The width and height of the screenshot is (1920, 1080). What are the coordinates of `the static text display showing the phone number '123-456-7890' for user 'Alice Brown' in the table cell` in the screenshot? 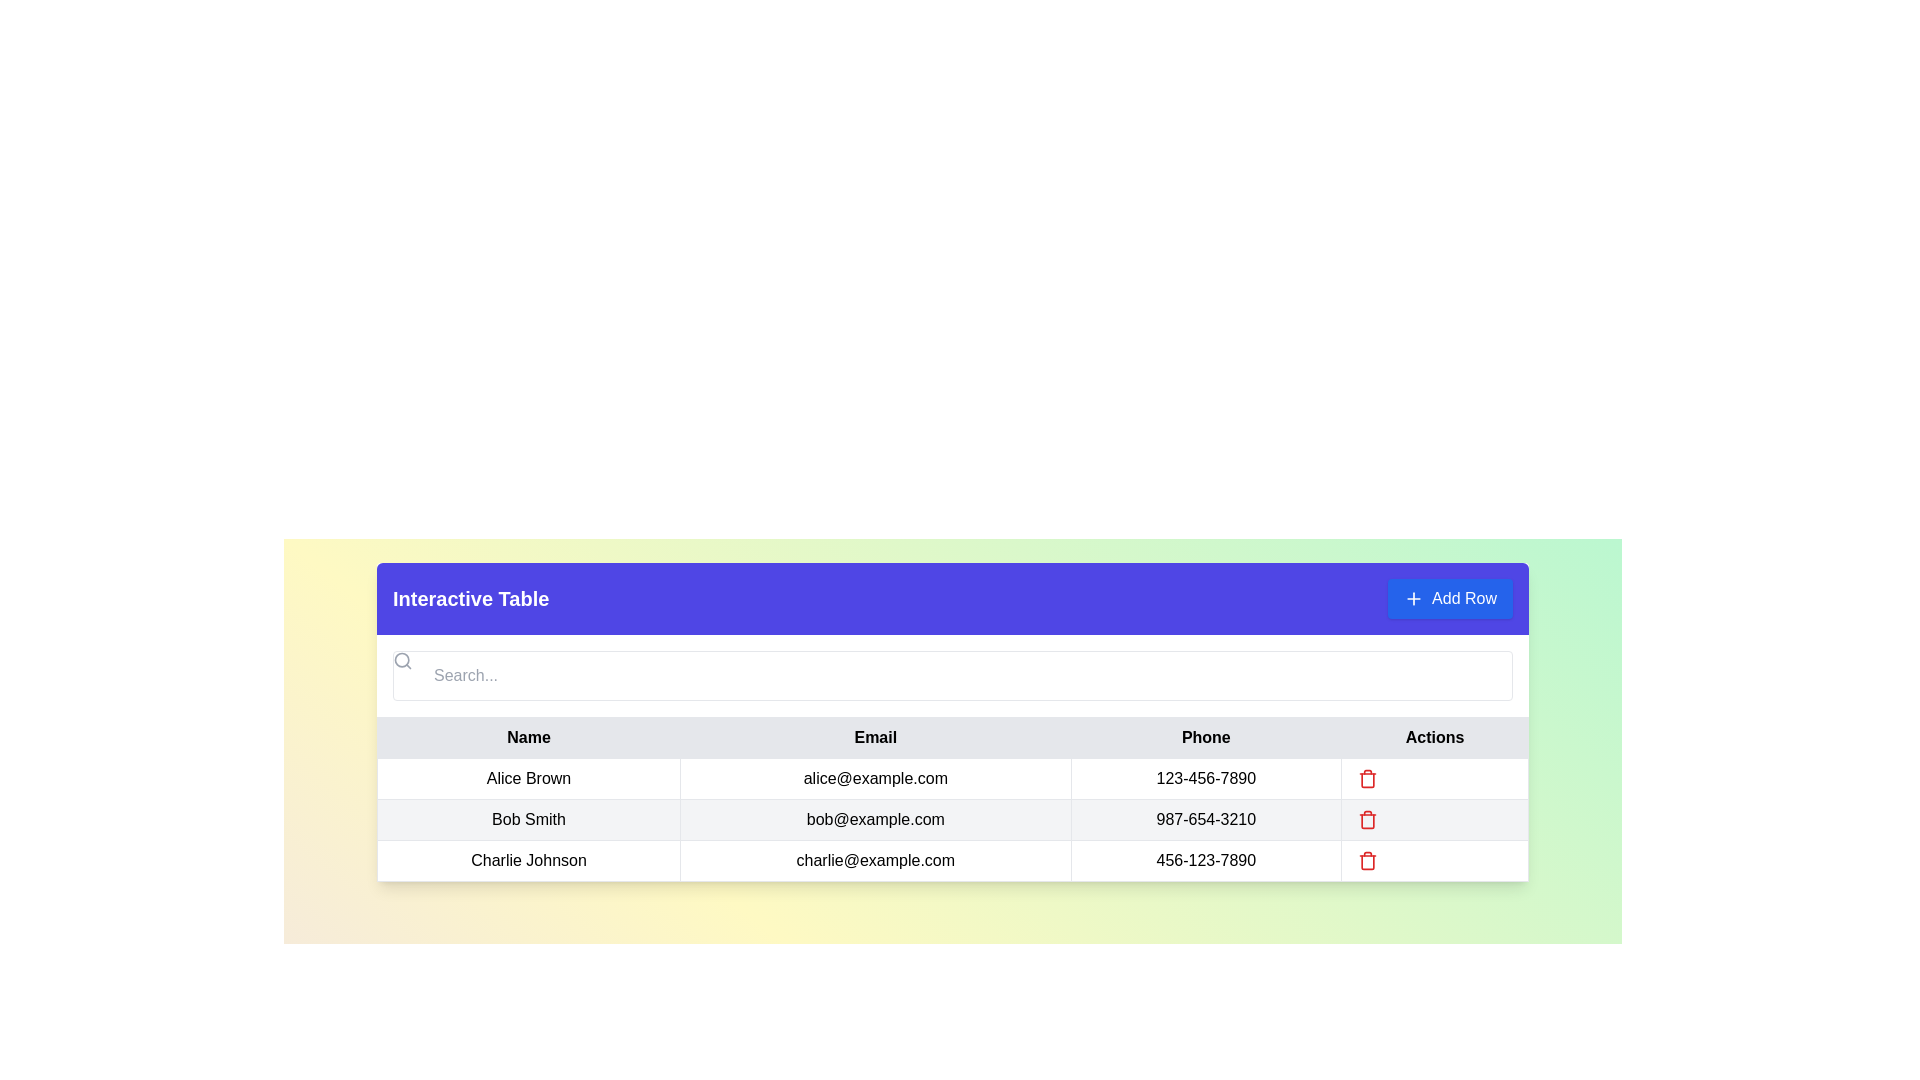 It's located at (1205, 778).